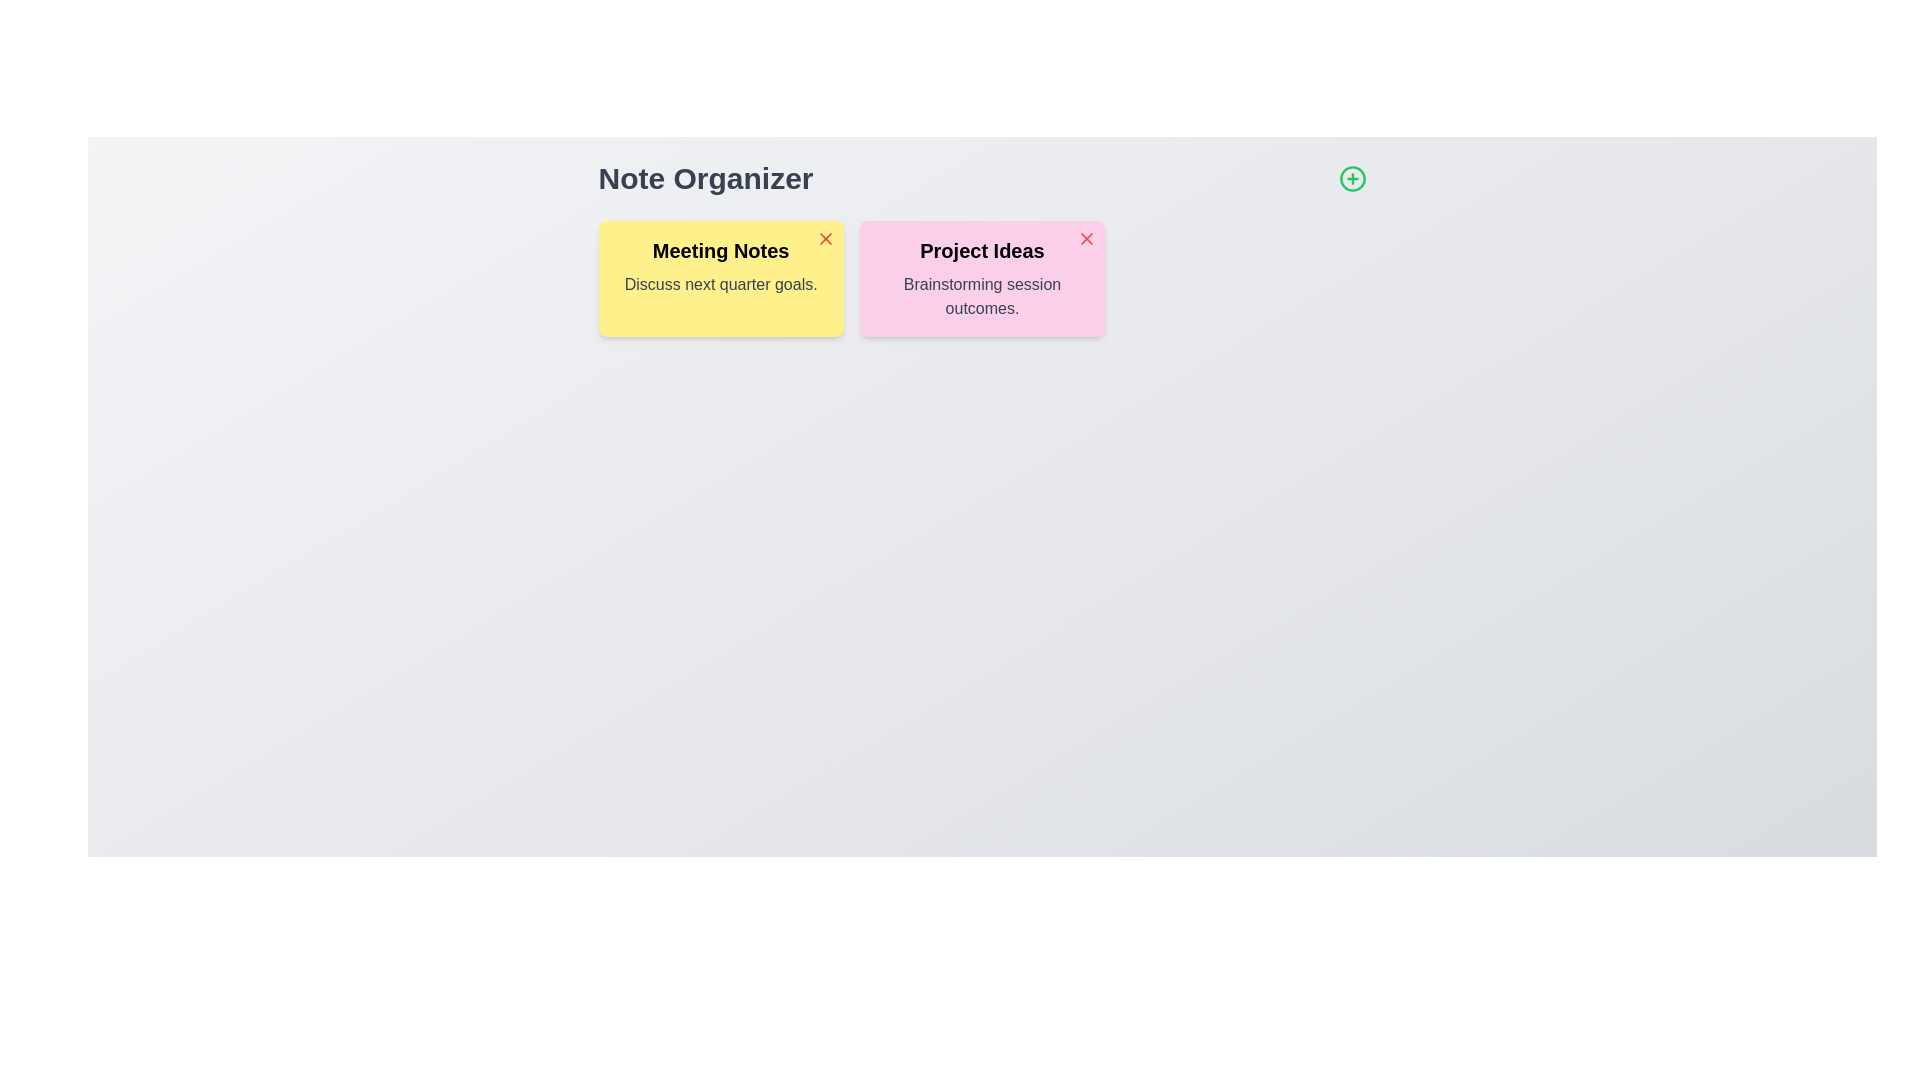 The width and height of the screenshot is (1920, 1080). What do you see at coordinates (1352, 177) in the screenshot?
I see `the circular outer border of the plus-sign icon located in the top-right corner of the interface` at bounding box center [1352, 177].